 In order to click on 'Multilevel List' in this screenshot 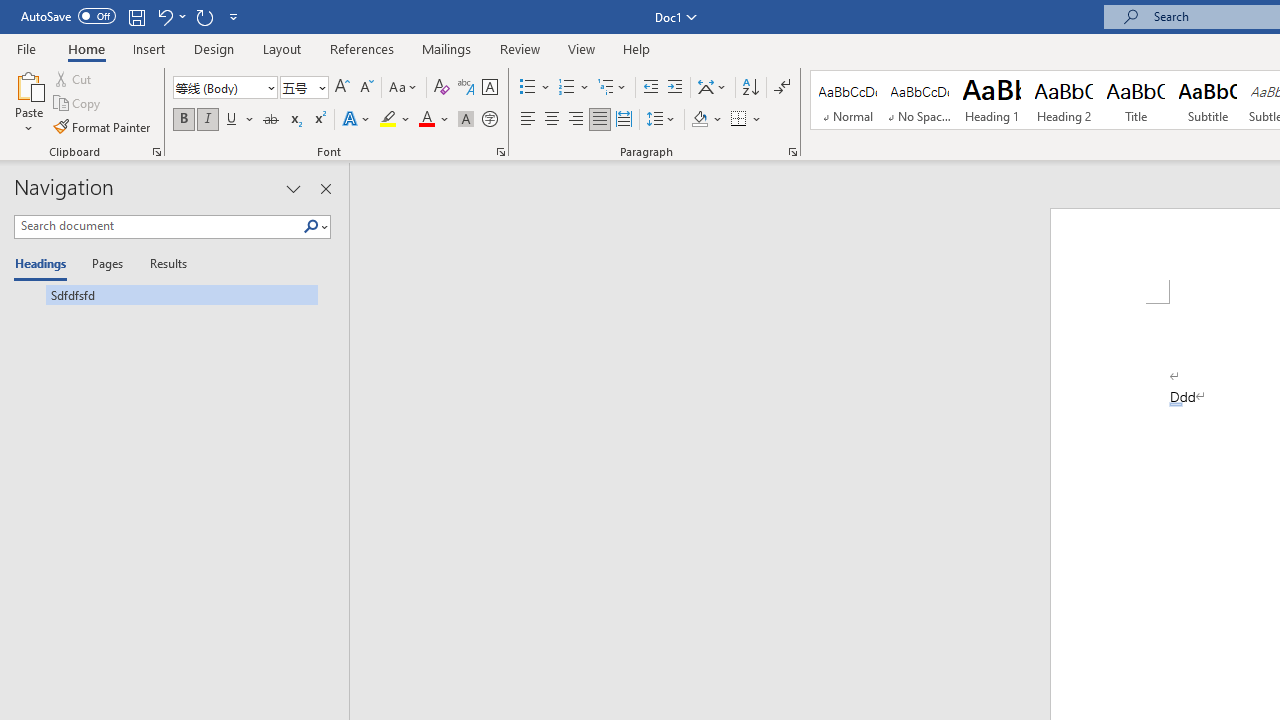, I will do `click(612, 86)`.